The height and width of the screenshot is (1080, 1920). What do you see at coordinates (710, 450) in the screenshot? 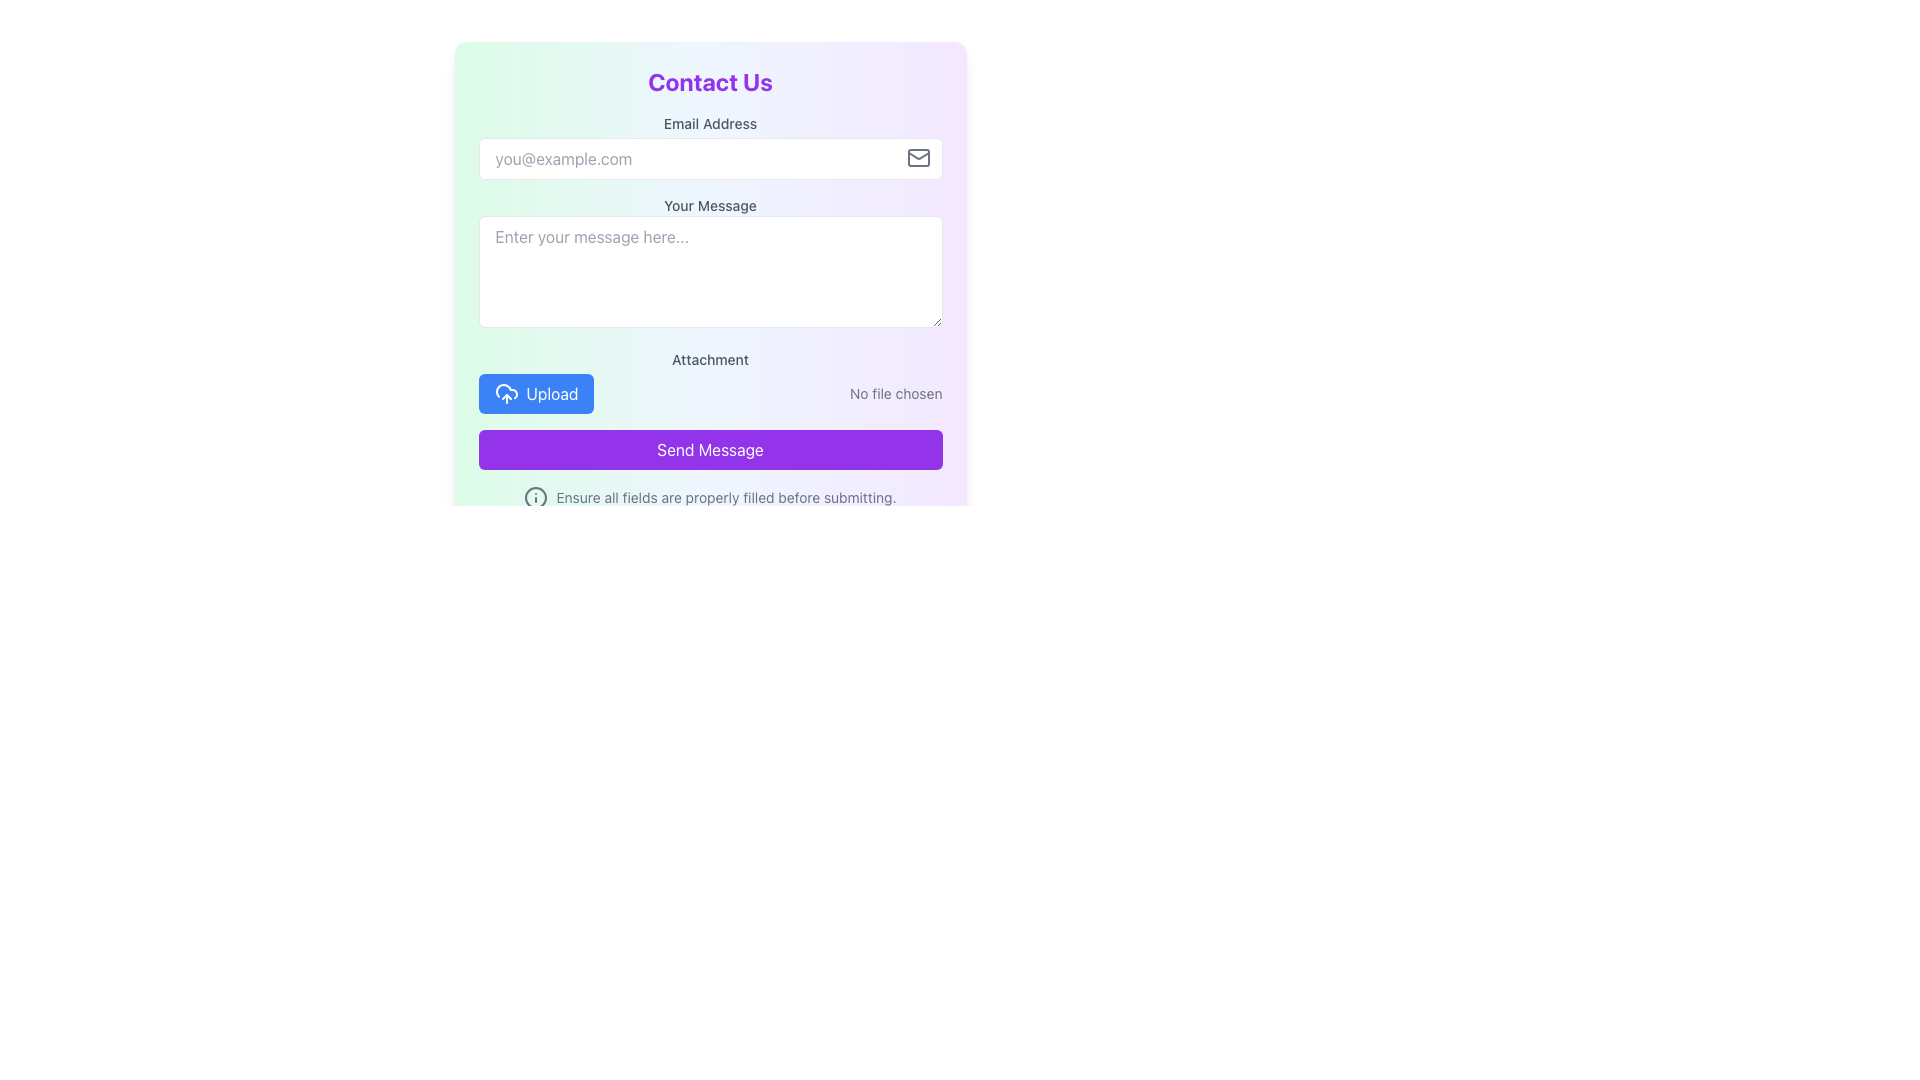
I see `the submit button located at the bottom of the form component` at bounding box center [710, 450].